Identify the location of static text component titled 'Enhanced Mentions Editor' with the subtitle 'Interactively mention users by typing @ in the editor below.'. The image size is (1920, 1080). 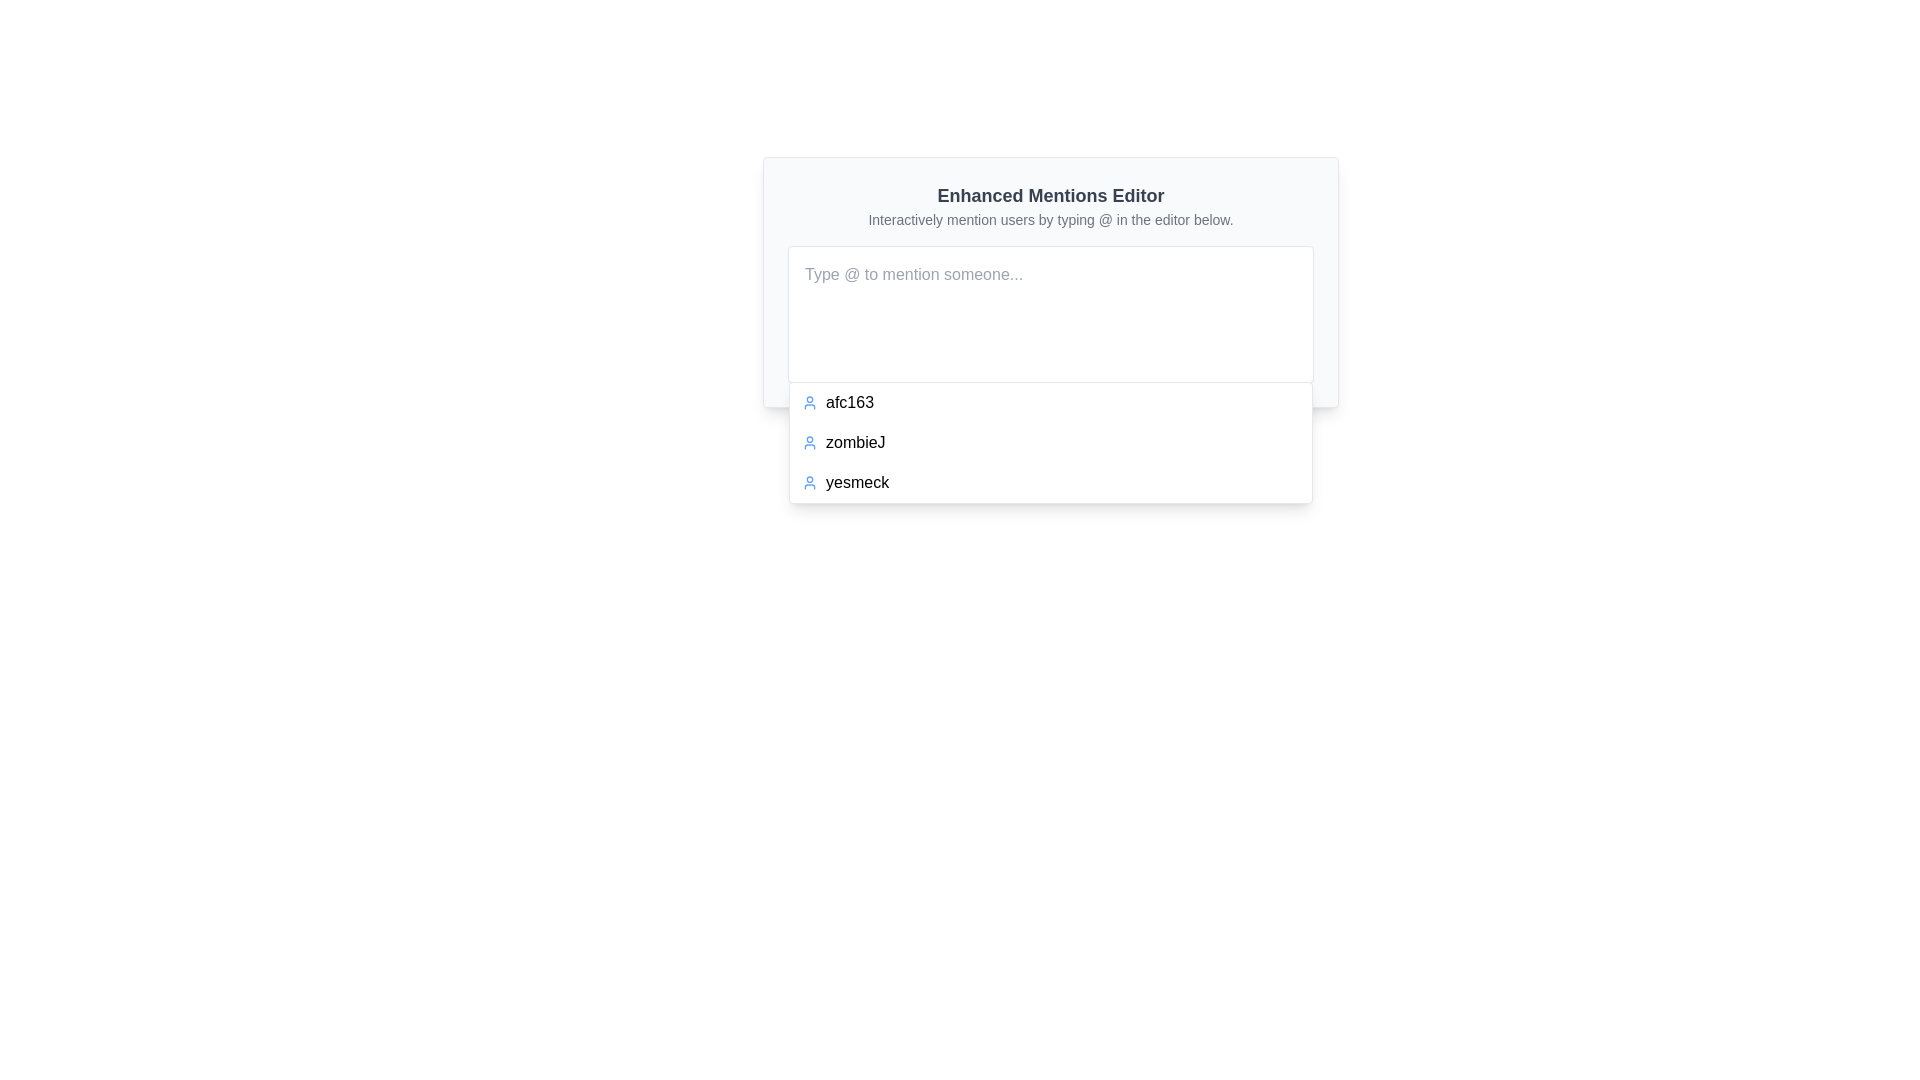
(1050, 205).